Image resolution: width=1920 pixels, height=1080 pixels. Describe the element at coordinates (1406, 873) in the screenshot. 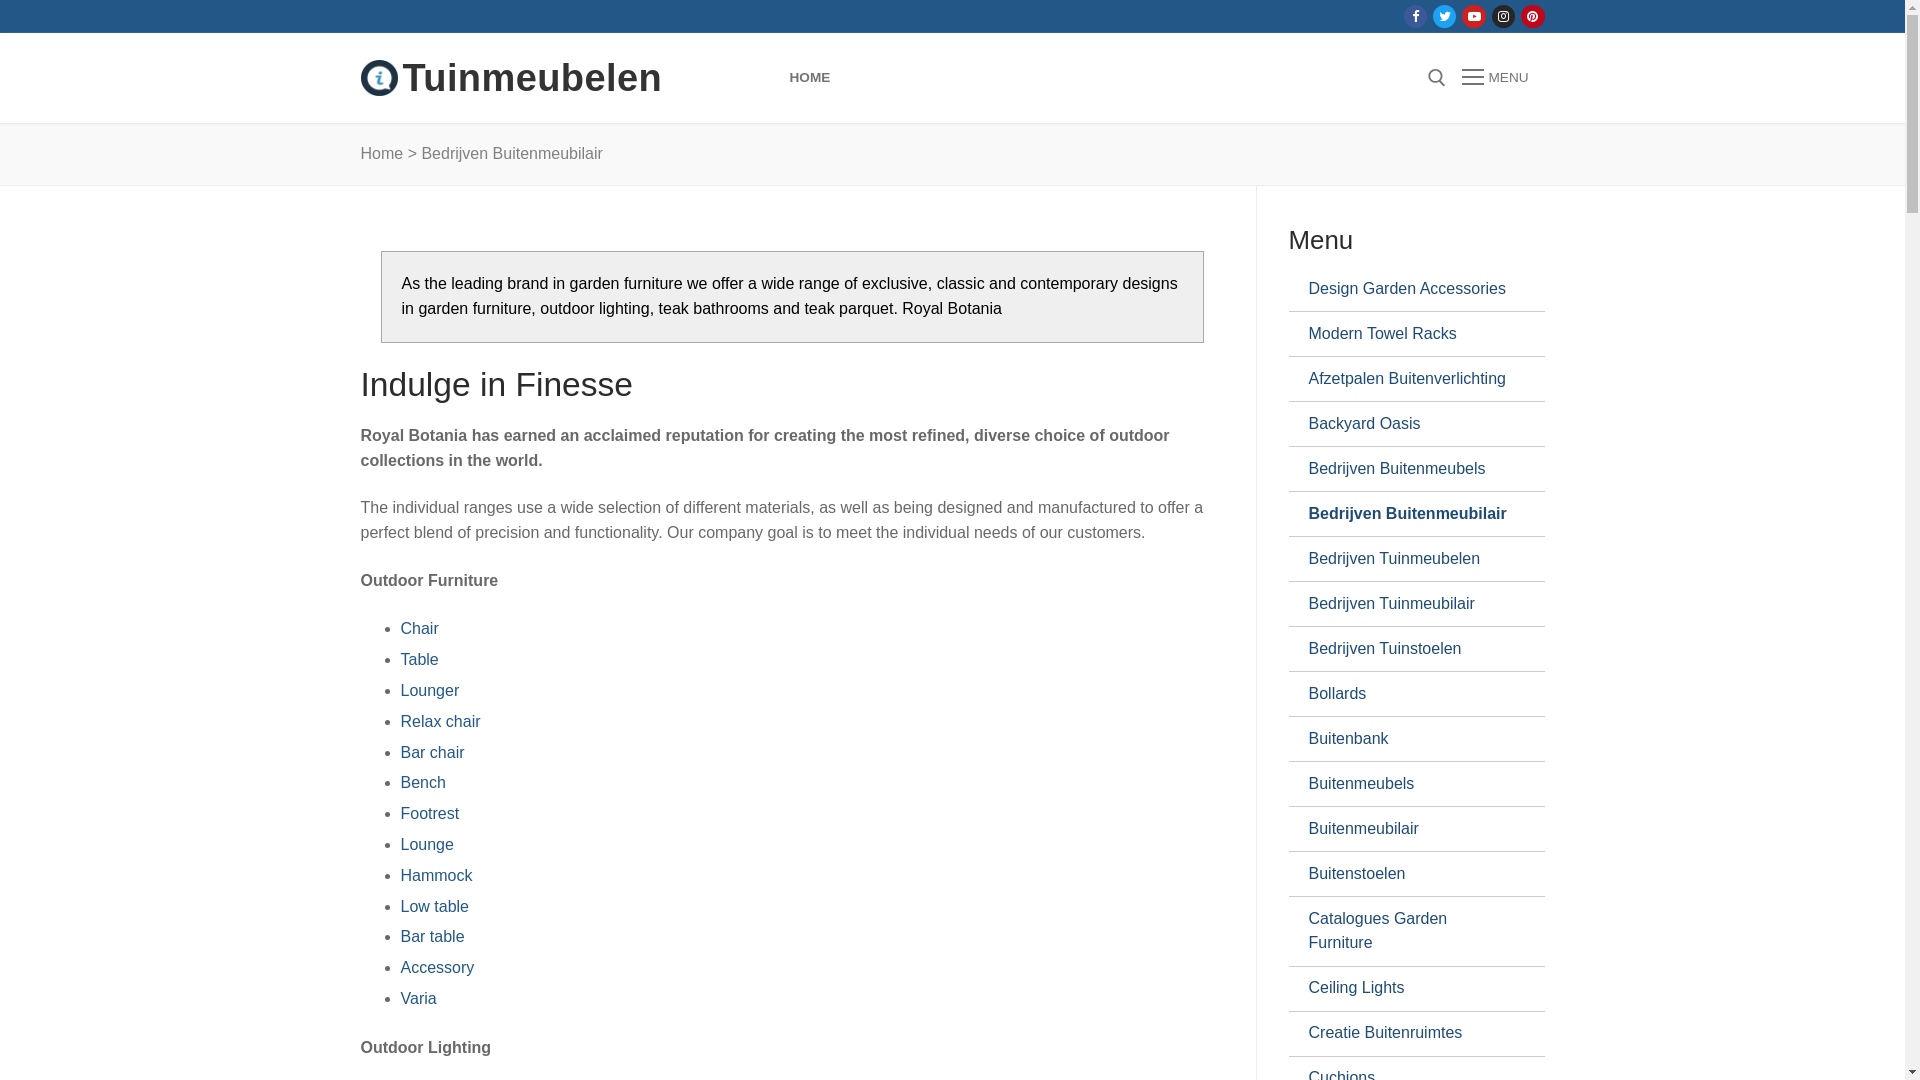

I see `'Buitenstoelen'` at that location.